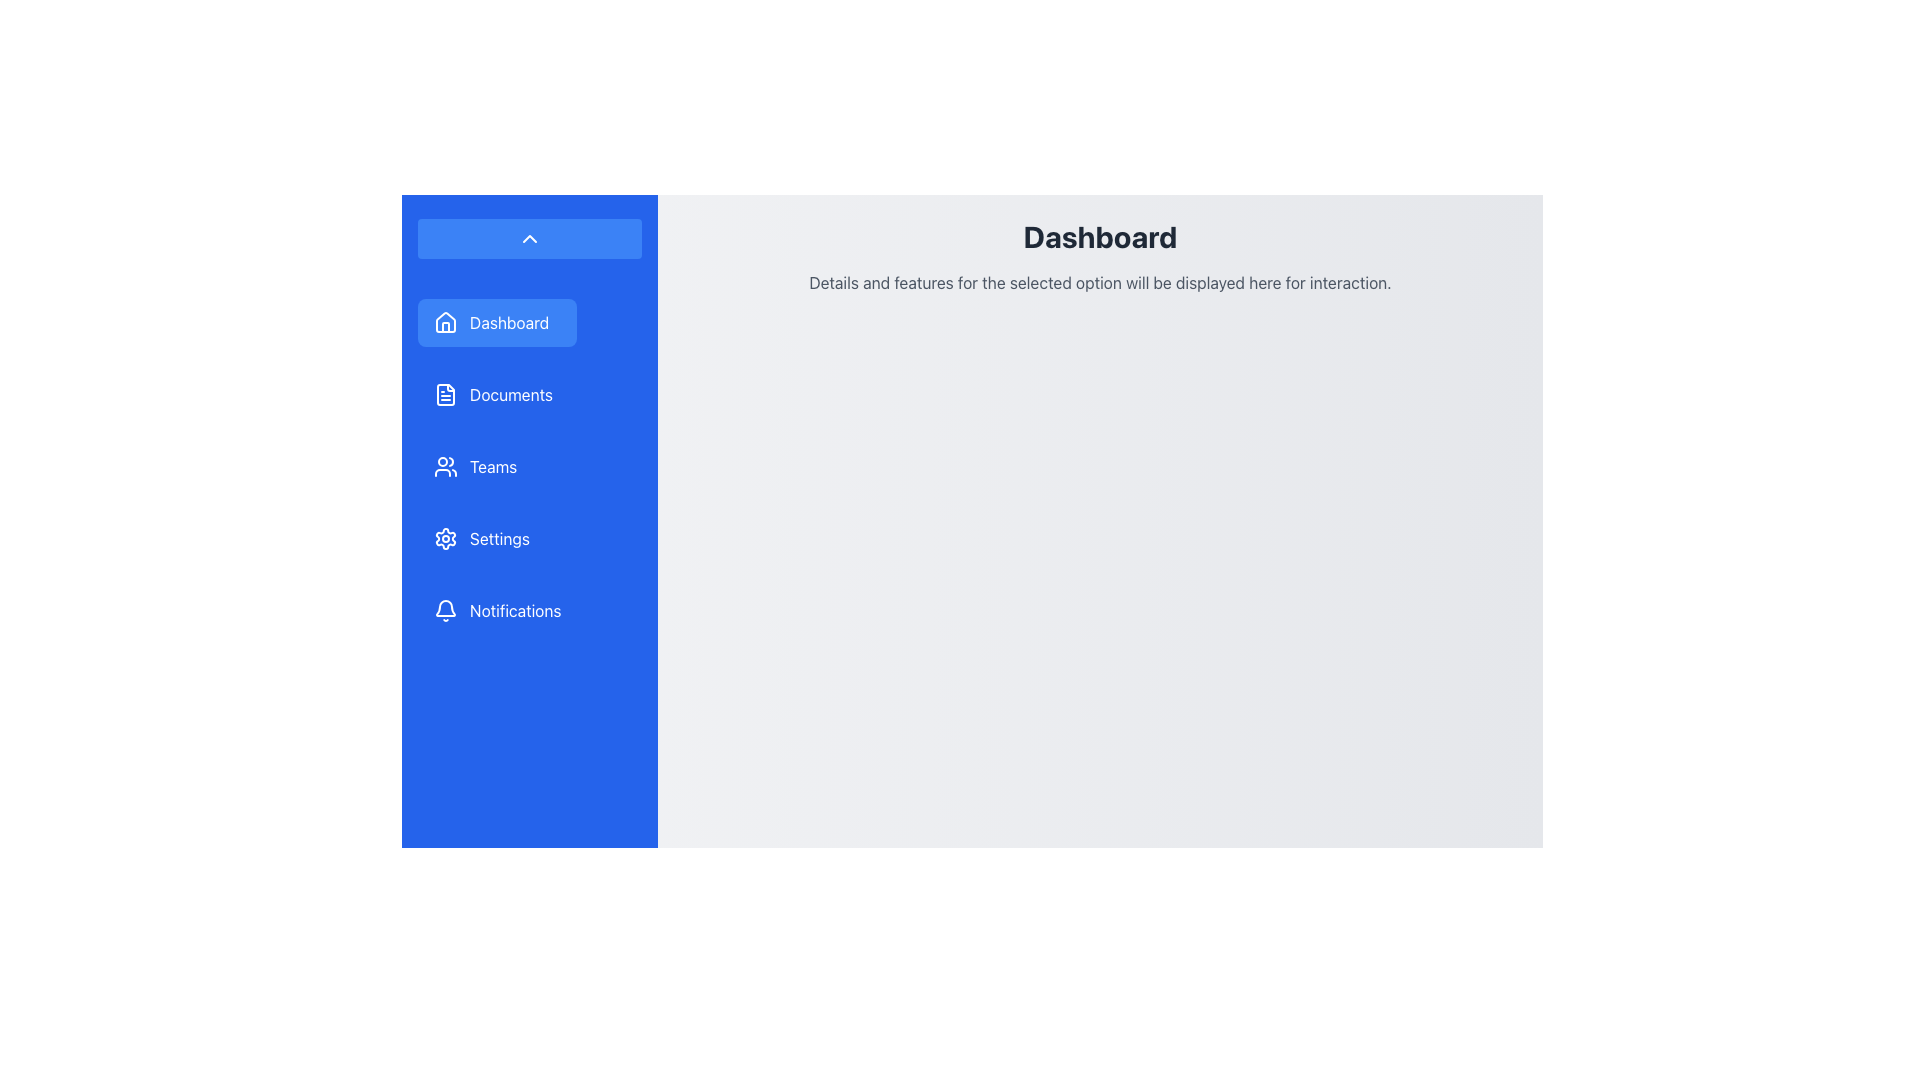  What do you see at coordinates (445, 394) in the screenshot?
I see `the 'Documents' icon in the vertical navigation panel` at bounding box center [445, 394].